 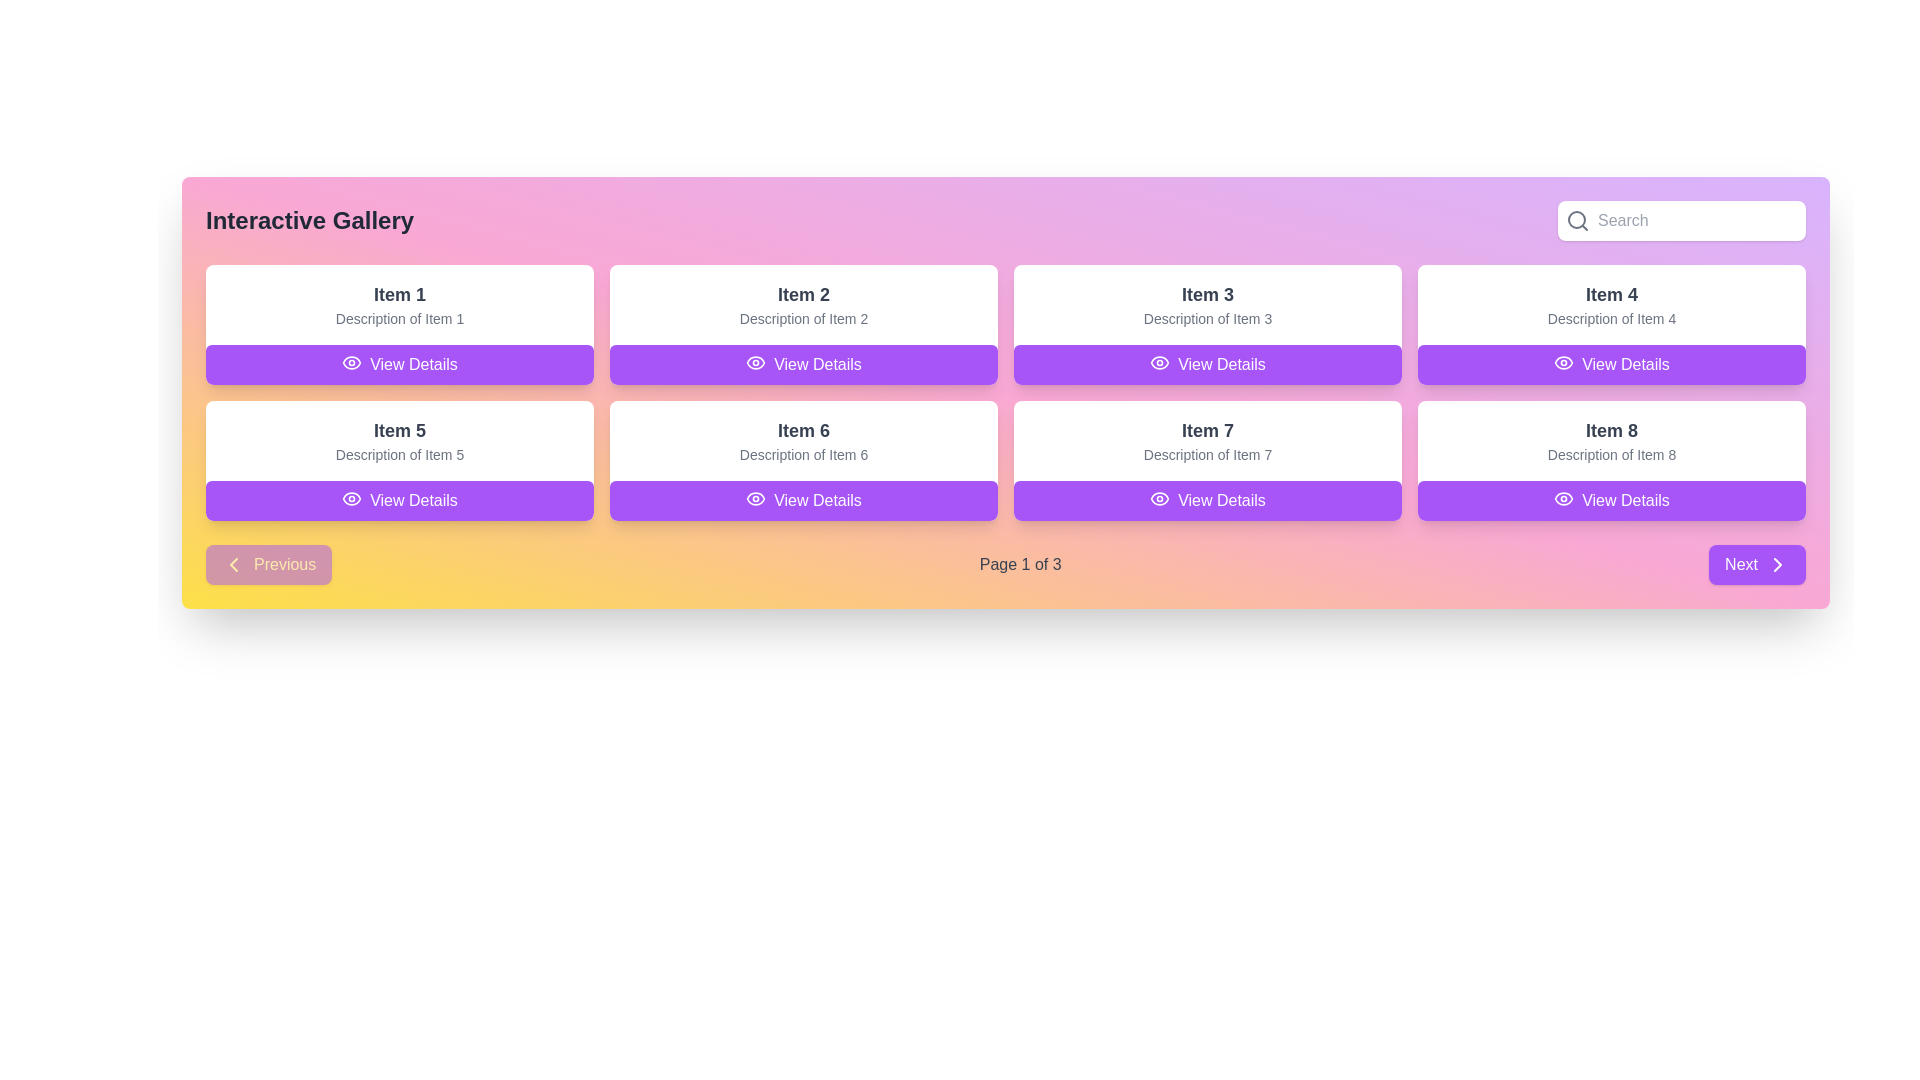 I want to click on the circular component within the SVG search icon located in the top-right corner of the interface, adjacent to the 'Search' text input field, so click(x=1576, y=219).